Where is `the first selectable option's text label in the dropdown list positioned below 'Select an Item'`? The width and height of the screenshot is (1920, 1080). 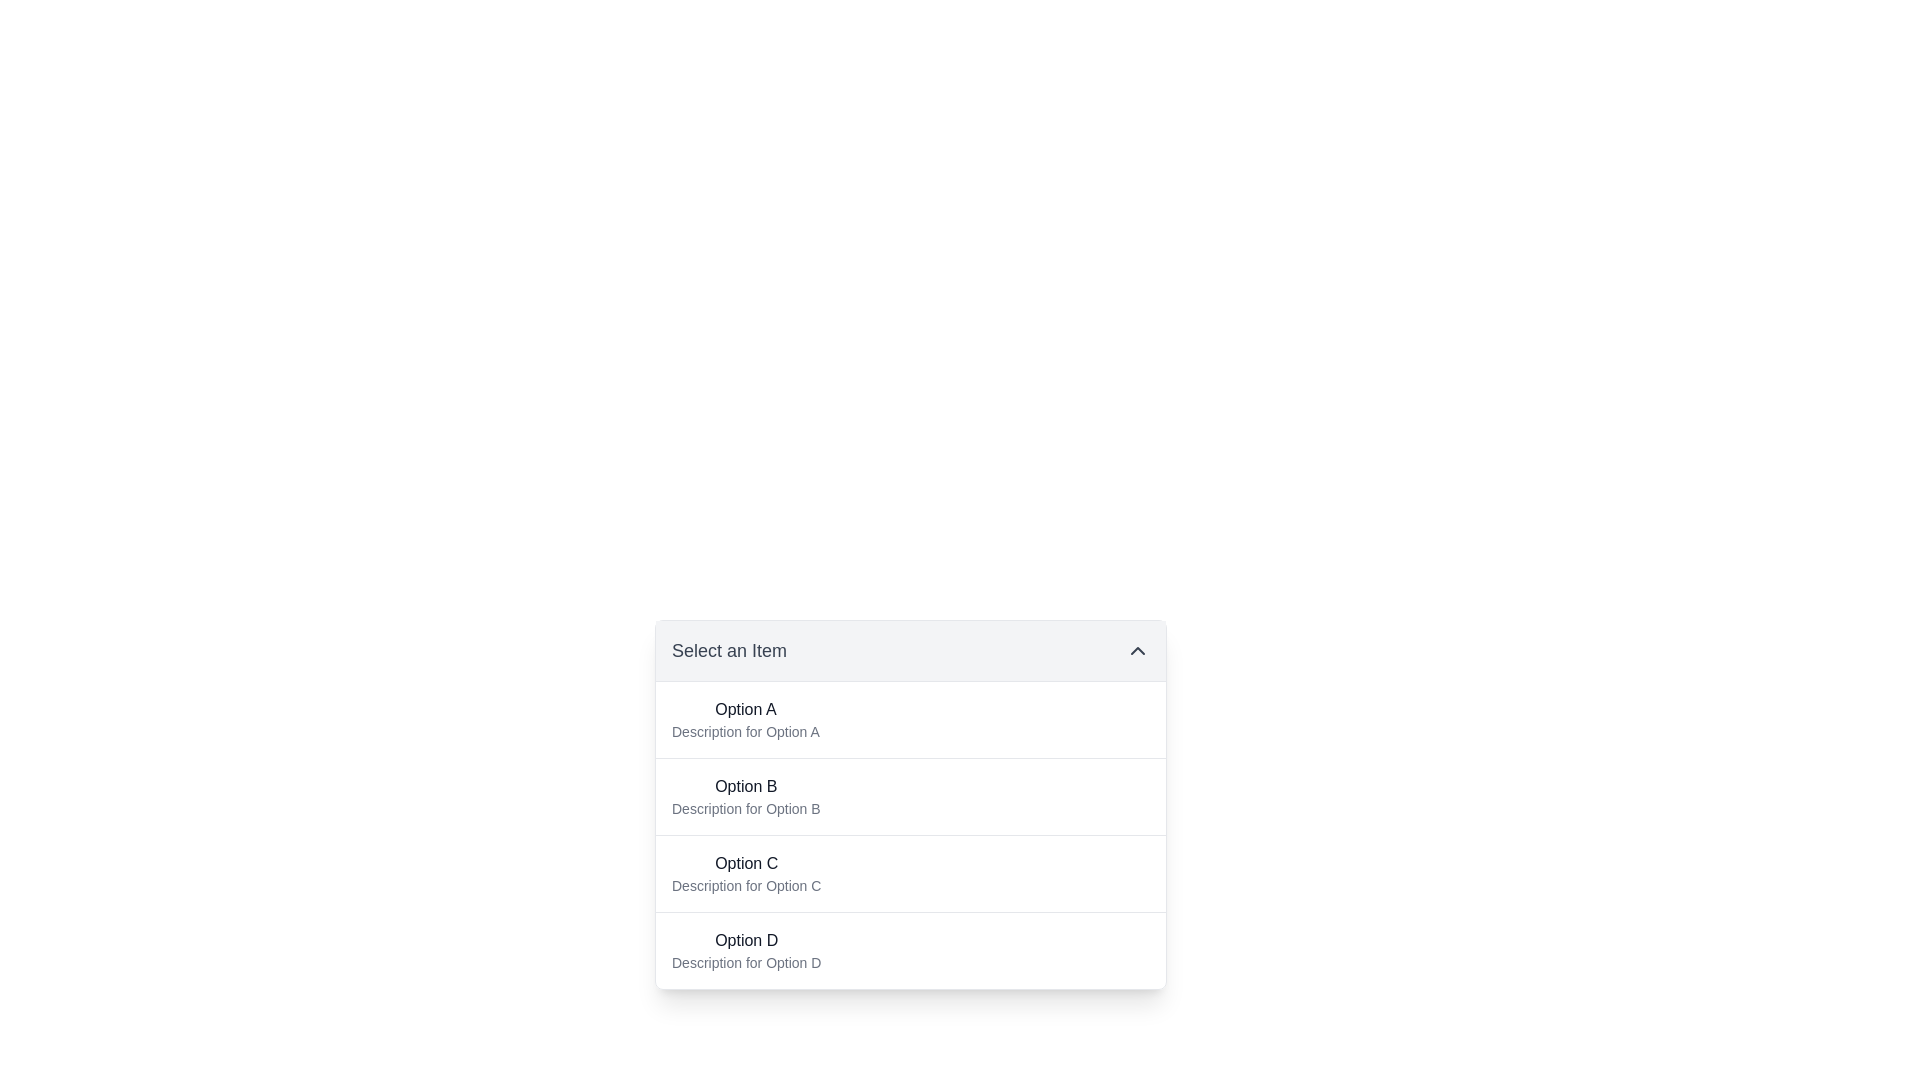 the first selectable option's text label in the dropdown list positioned below 'Select an Item' is located at coordinates (744, 708).